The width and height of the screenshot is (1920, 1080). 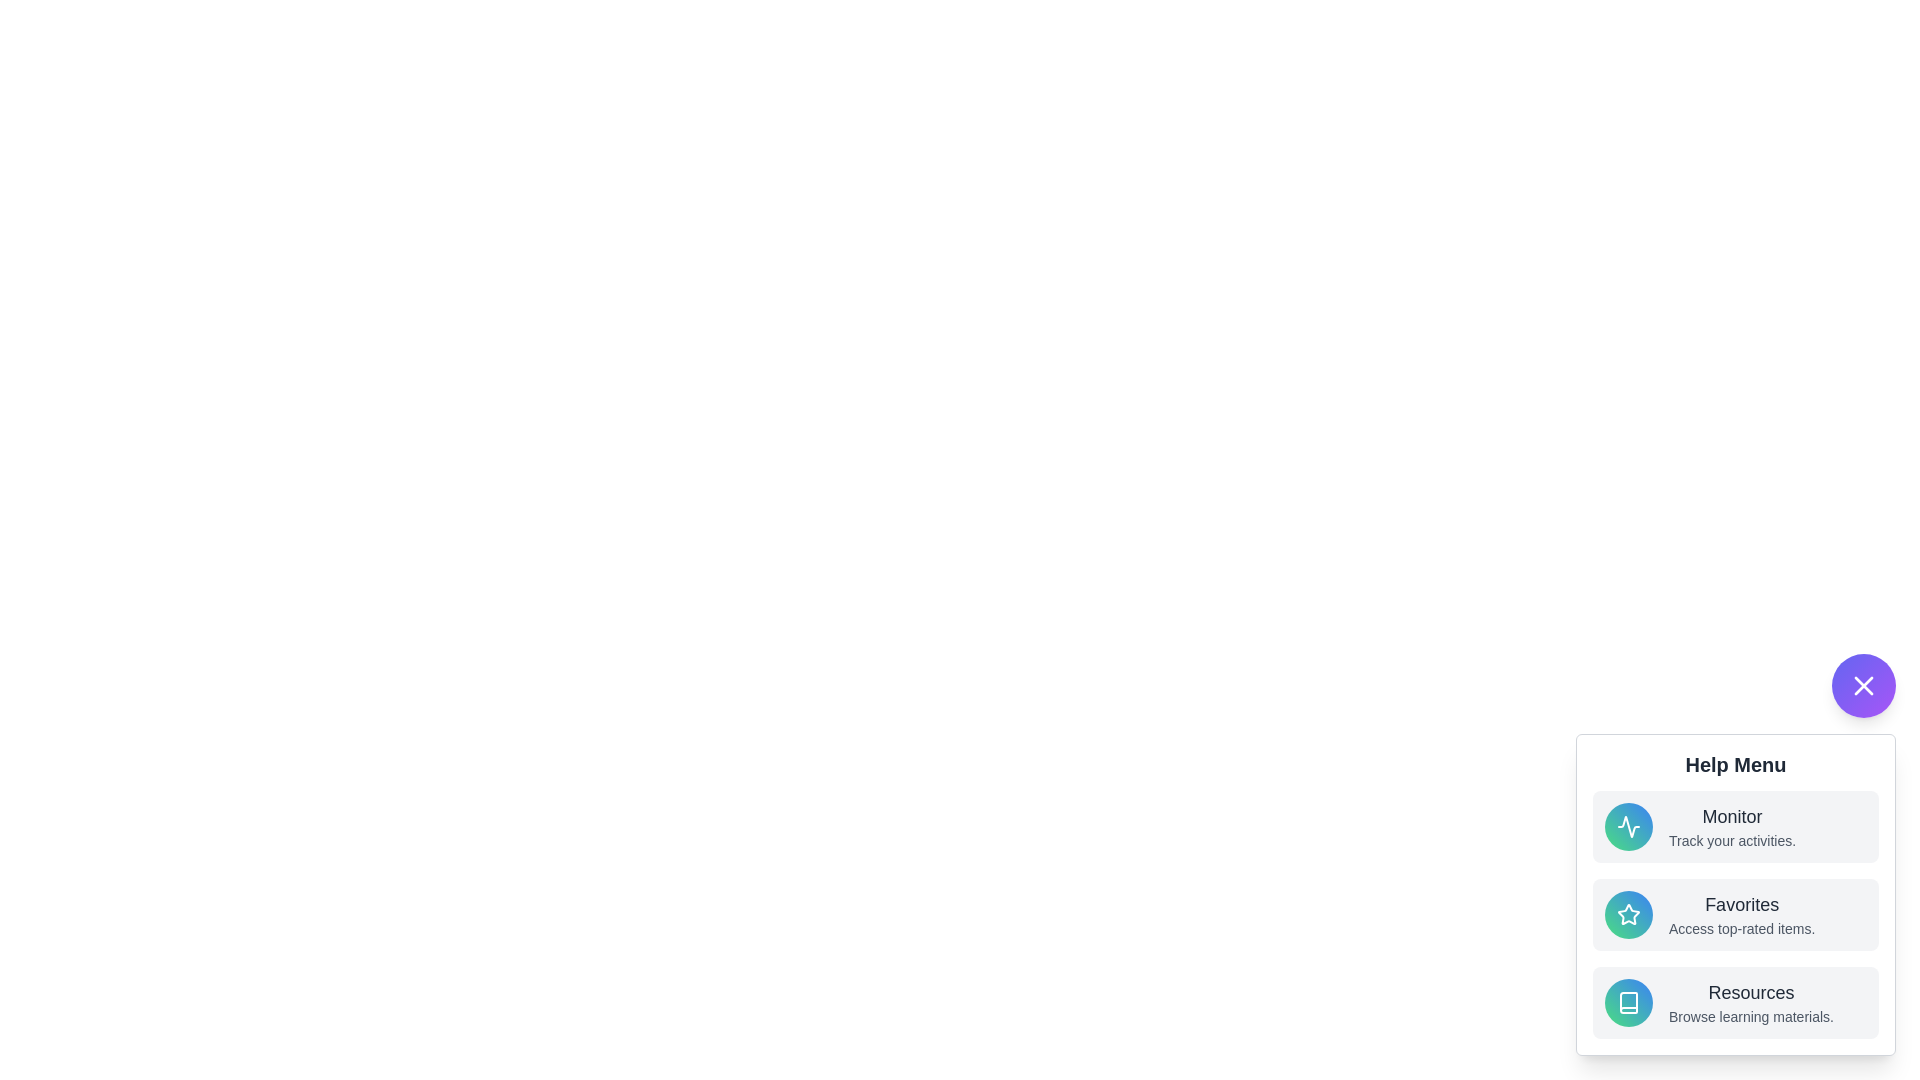 I want to click on the help option Monitor by clicking on it, so click(x=1735, y=826).